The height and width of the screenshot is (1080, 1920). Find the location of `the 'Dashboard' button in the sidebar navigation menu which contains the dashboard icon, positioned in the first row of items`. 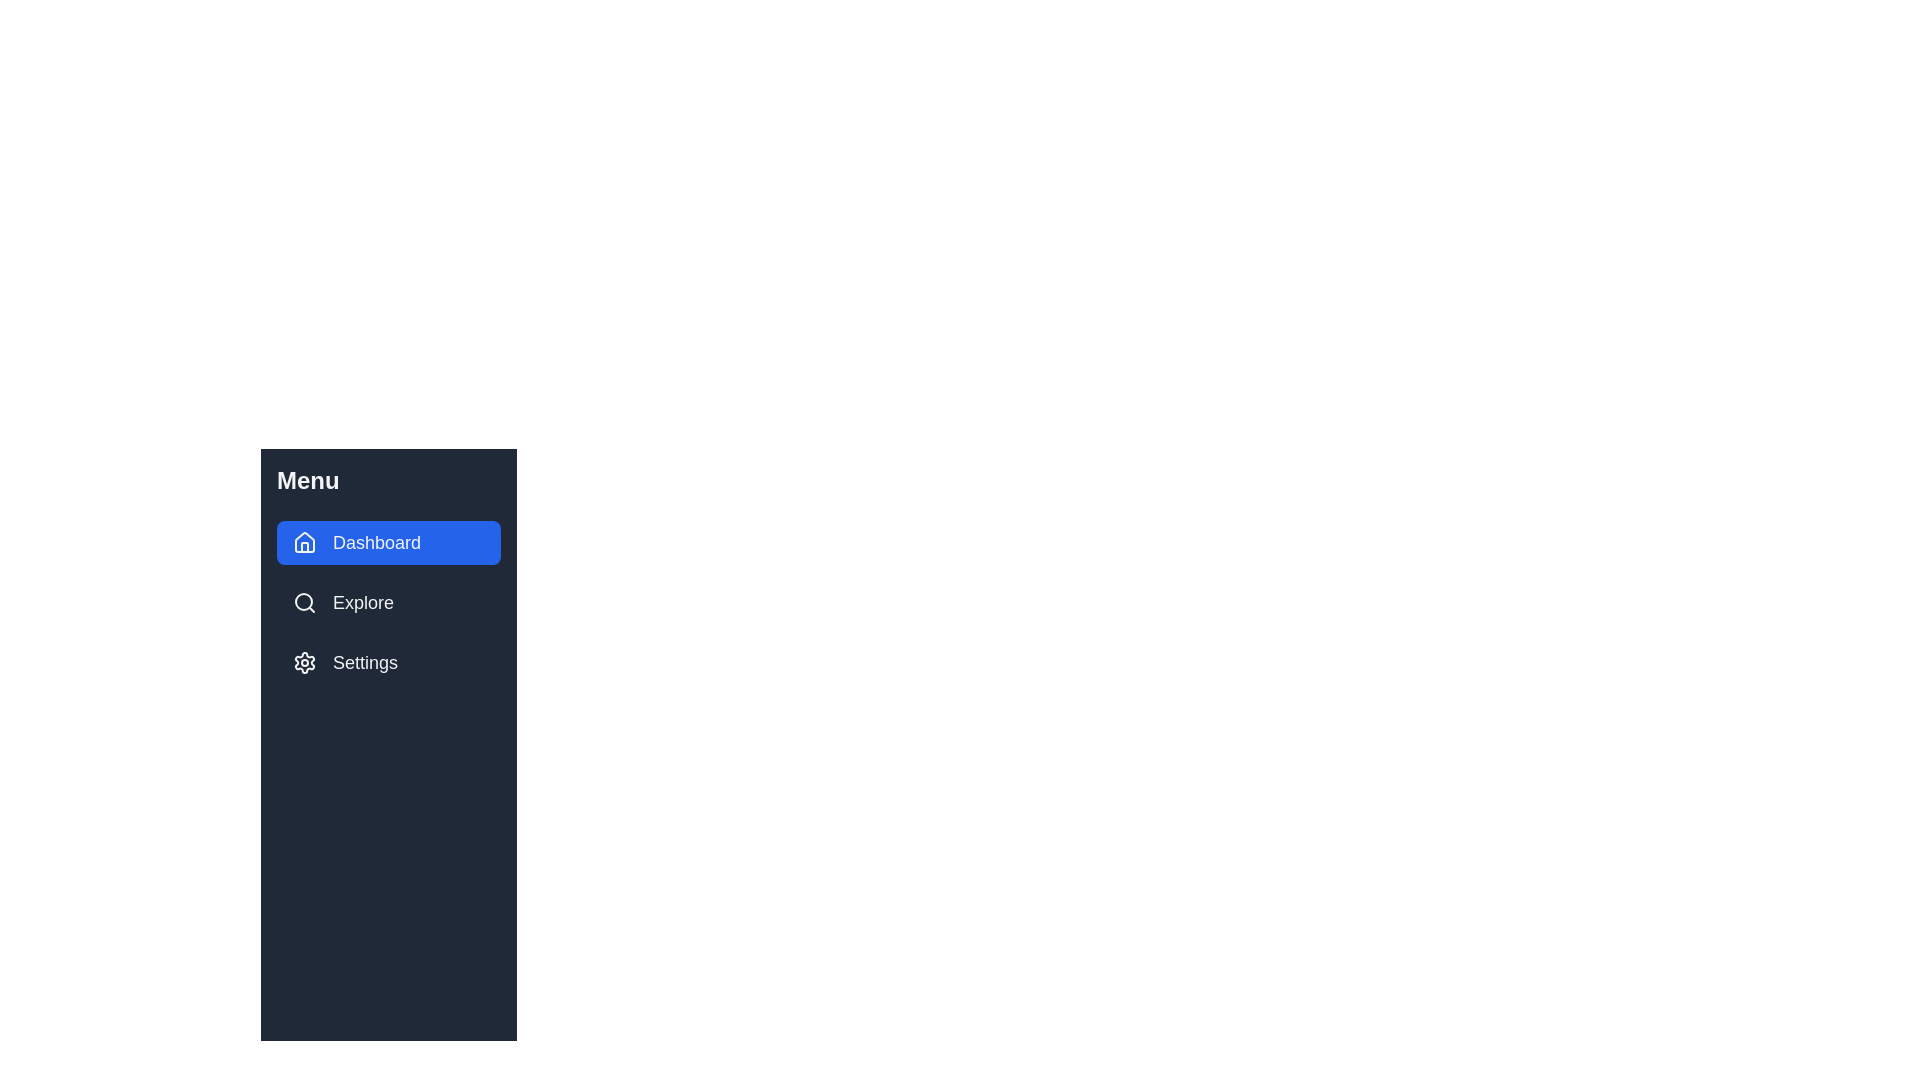

the 'Dashboard' button in the sidebar navigation menu which contains the dashboard icon, positioned in the first row of items is located at coordinates (304, 542).